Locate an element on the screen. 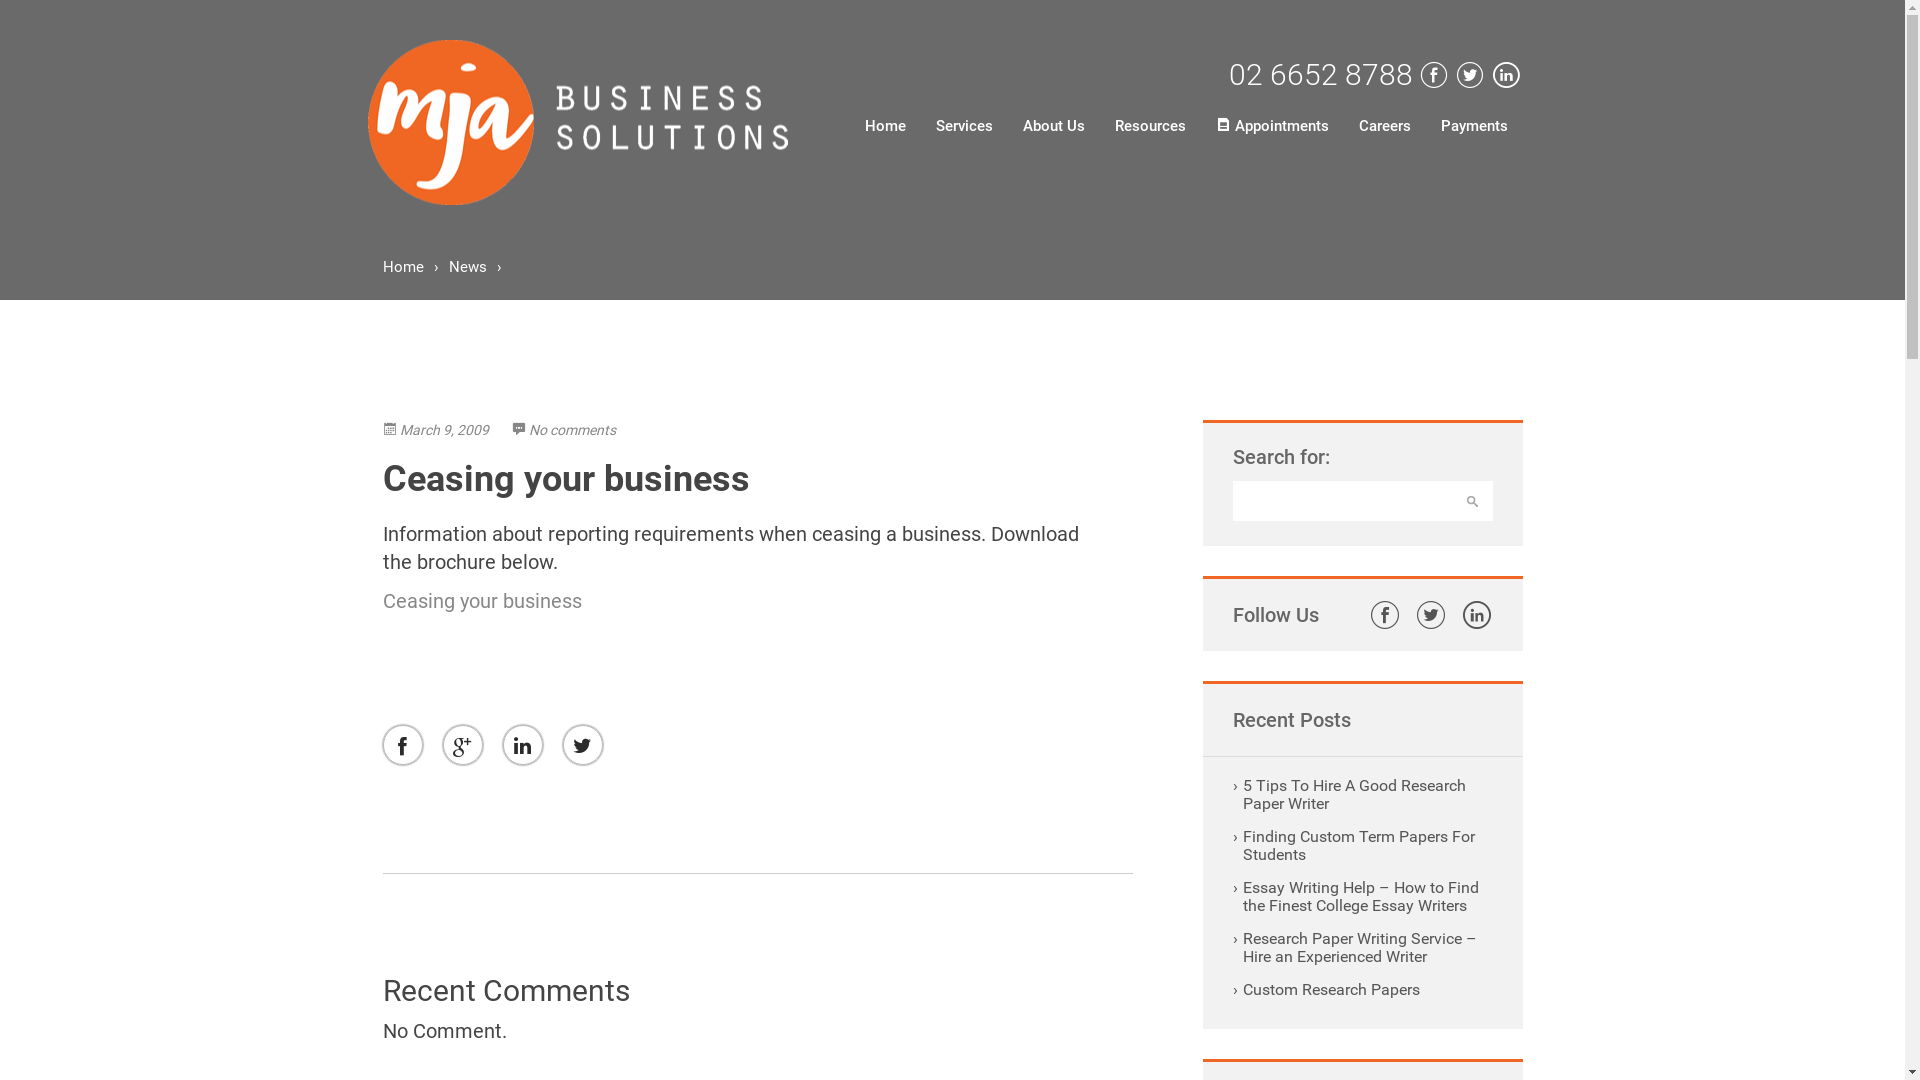 This screenshot has height=1080, width=1920. 'Payments' is located at coordinates (1474, 126).